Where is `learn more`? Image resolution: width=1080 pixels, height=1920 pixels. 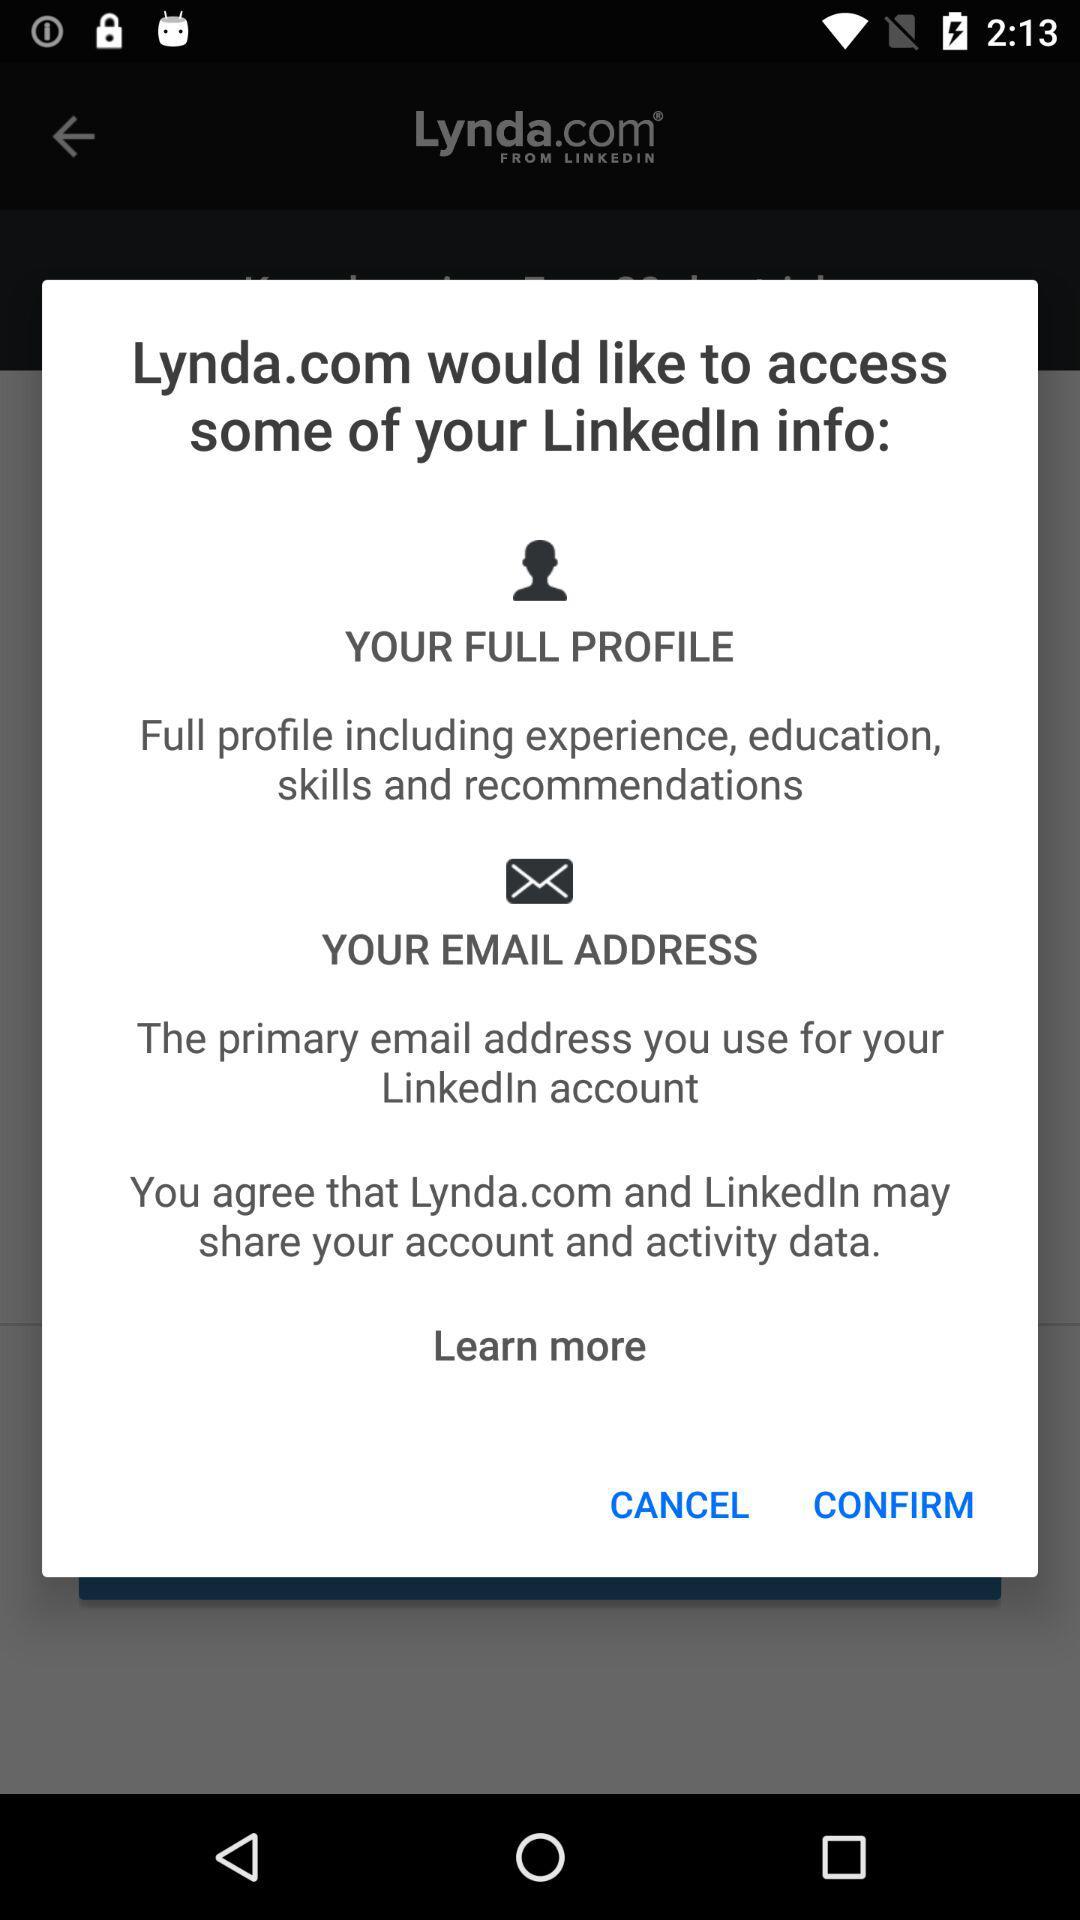 learn more is located at coordinates (538, 1344).